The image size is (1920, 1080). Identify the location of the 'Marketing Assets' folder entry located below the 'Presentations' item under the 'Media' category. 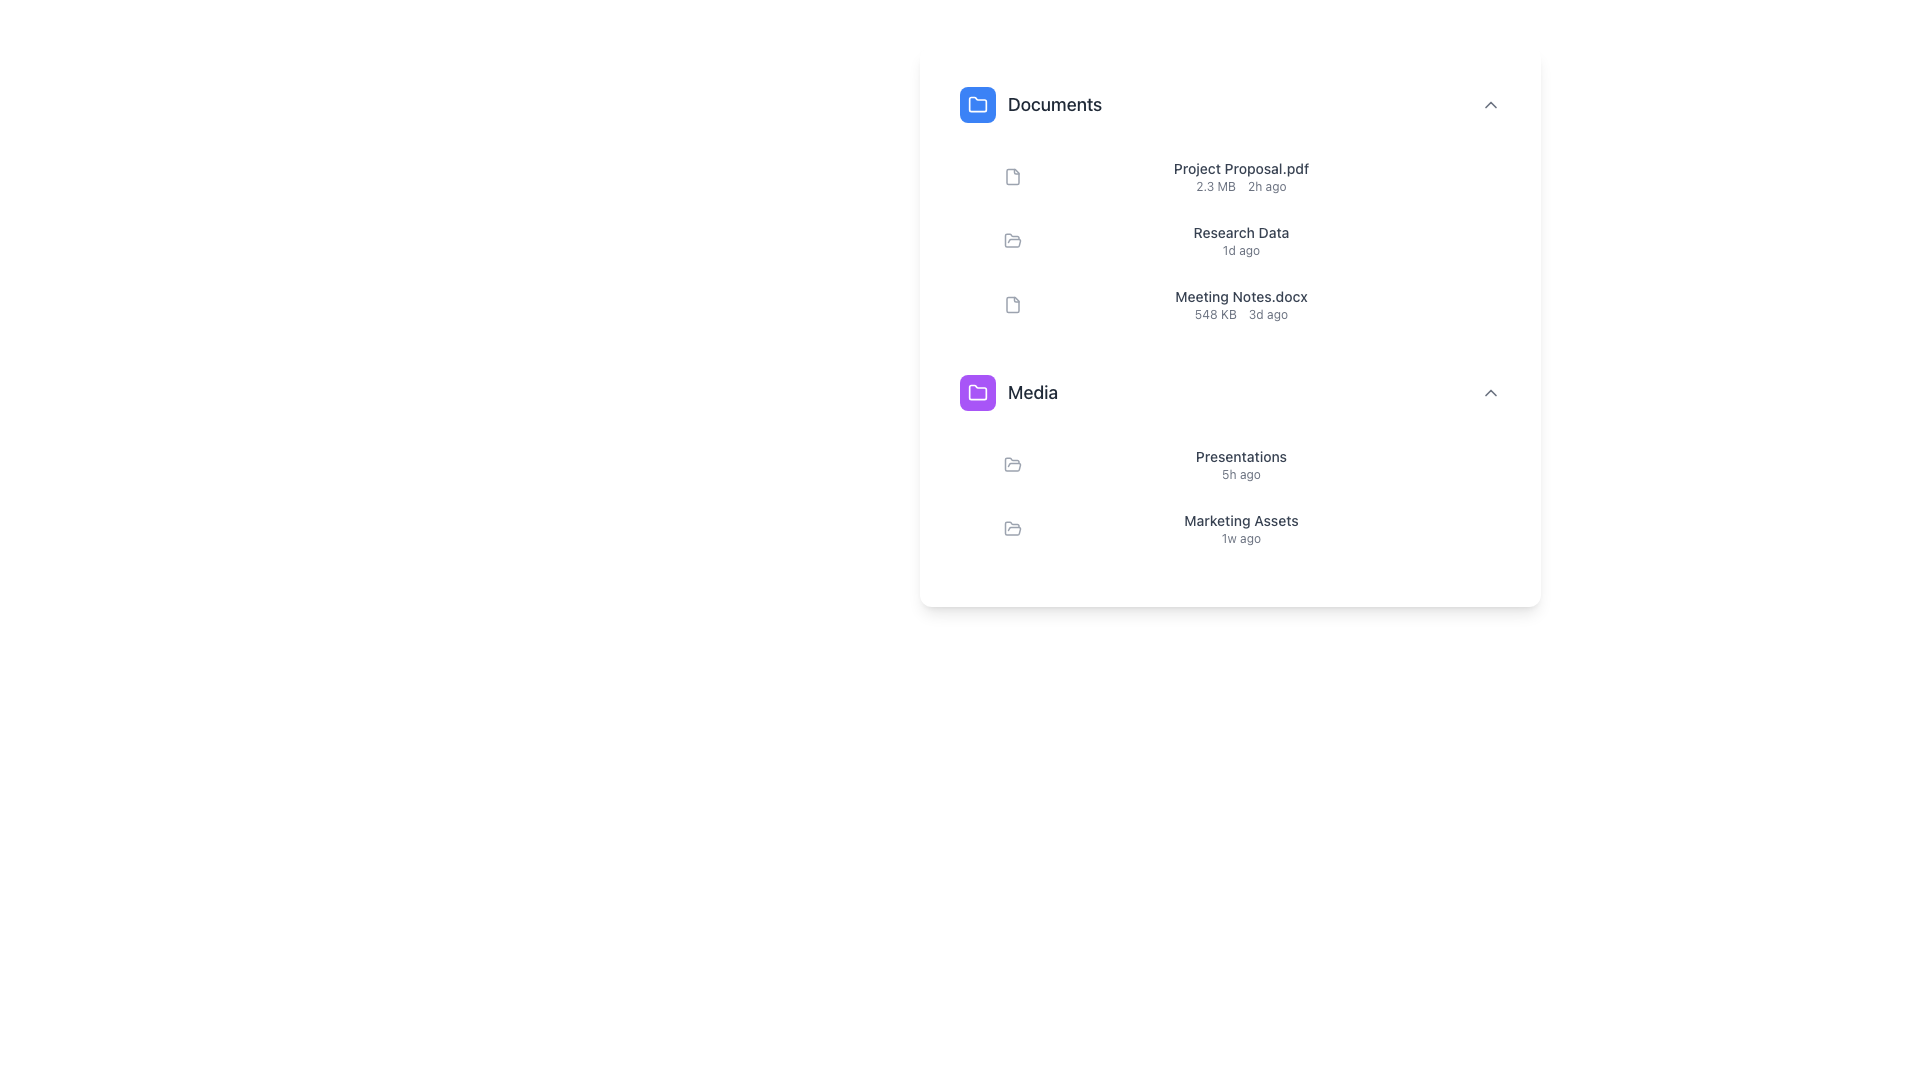
(1240, 527).